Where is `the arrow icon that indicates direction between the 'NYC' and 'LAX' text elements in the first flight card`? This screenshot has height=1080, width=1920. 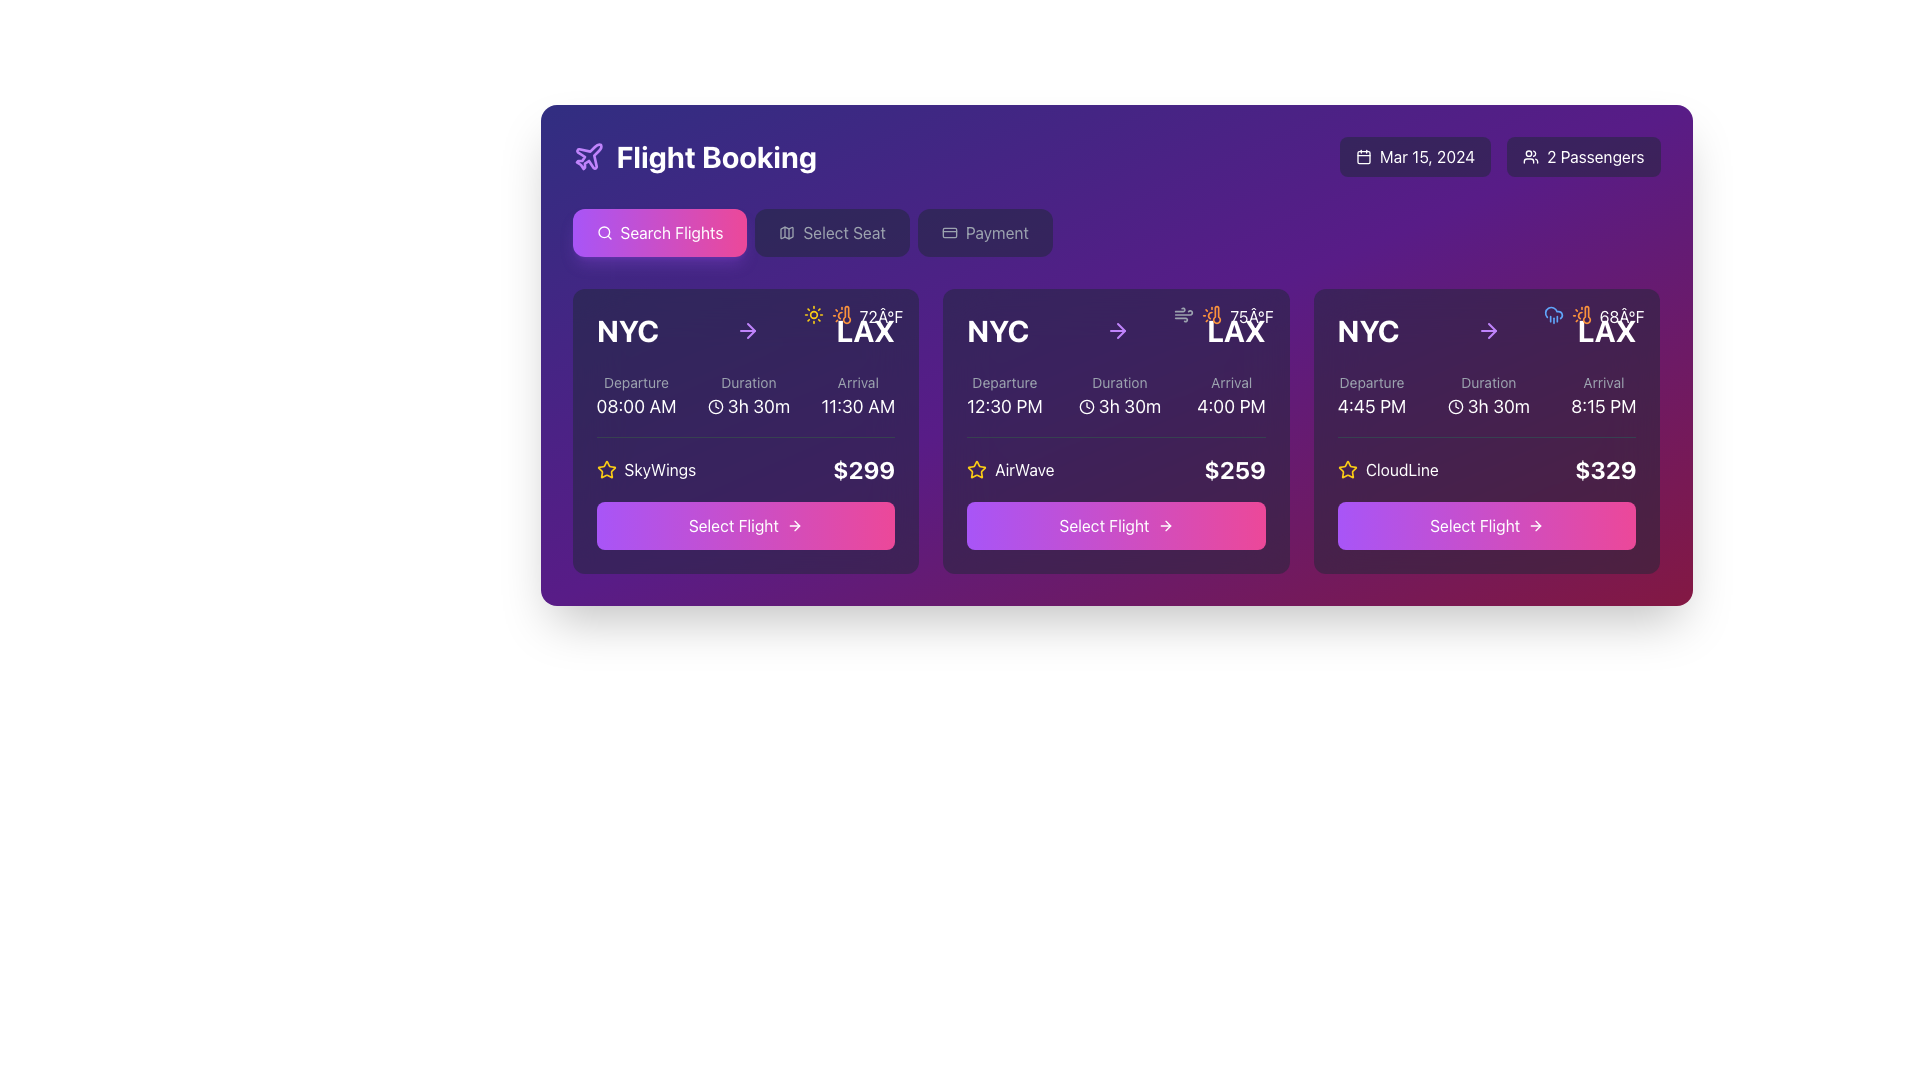 the arrow icon that indicates direction between the 'NYC' and 'LAX' text elements in the first flight card is located at coordinates (746, 330).